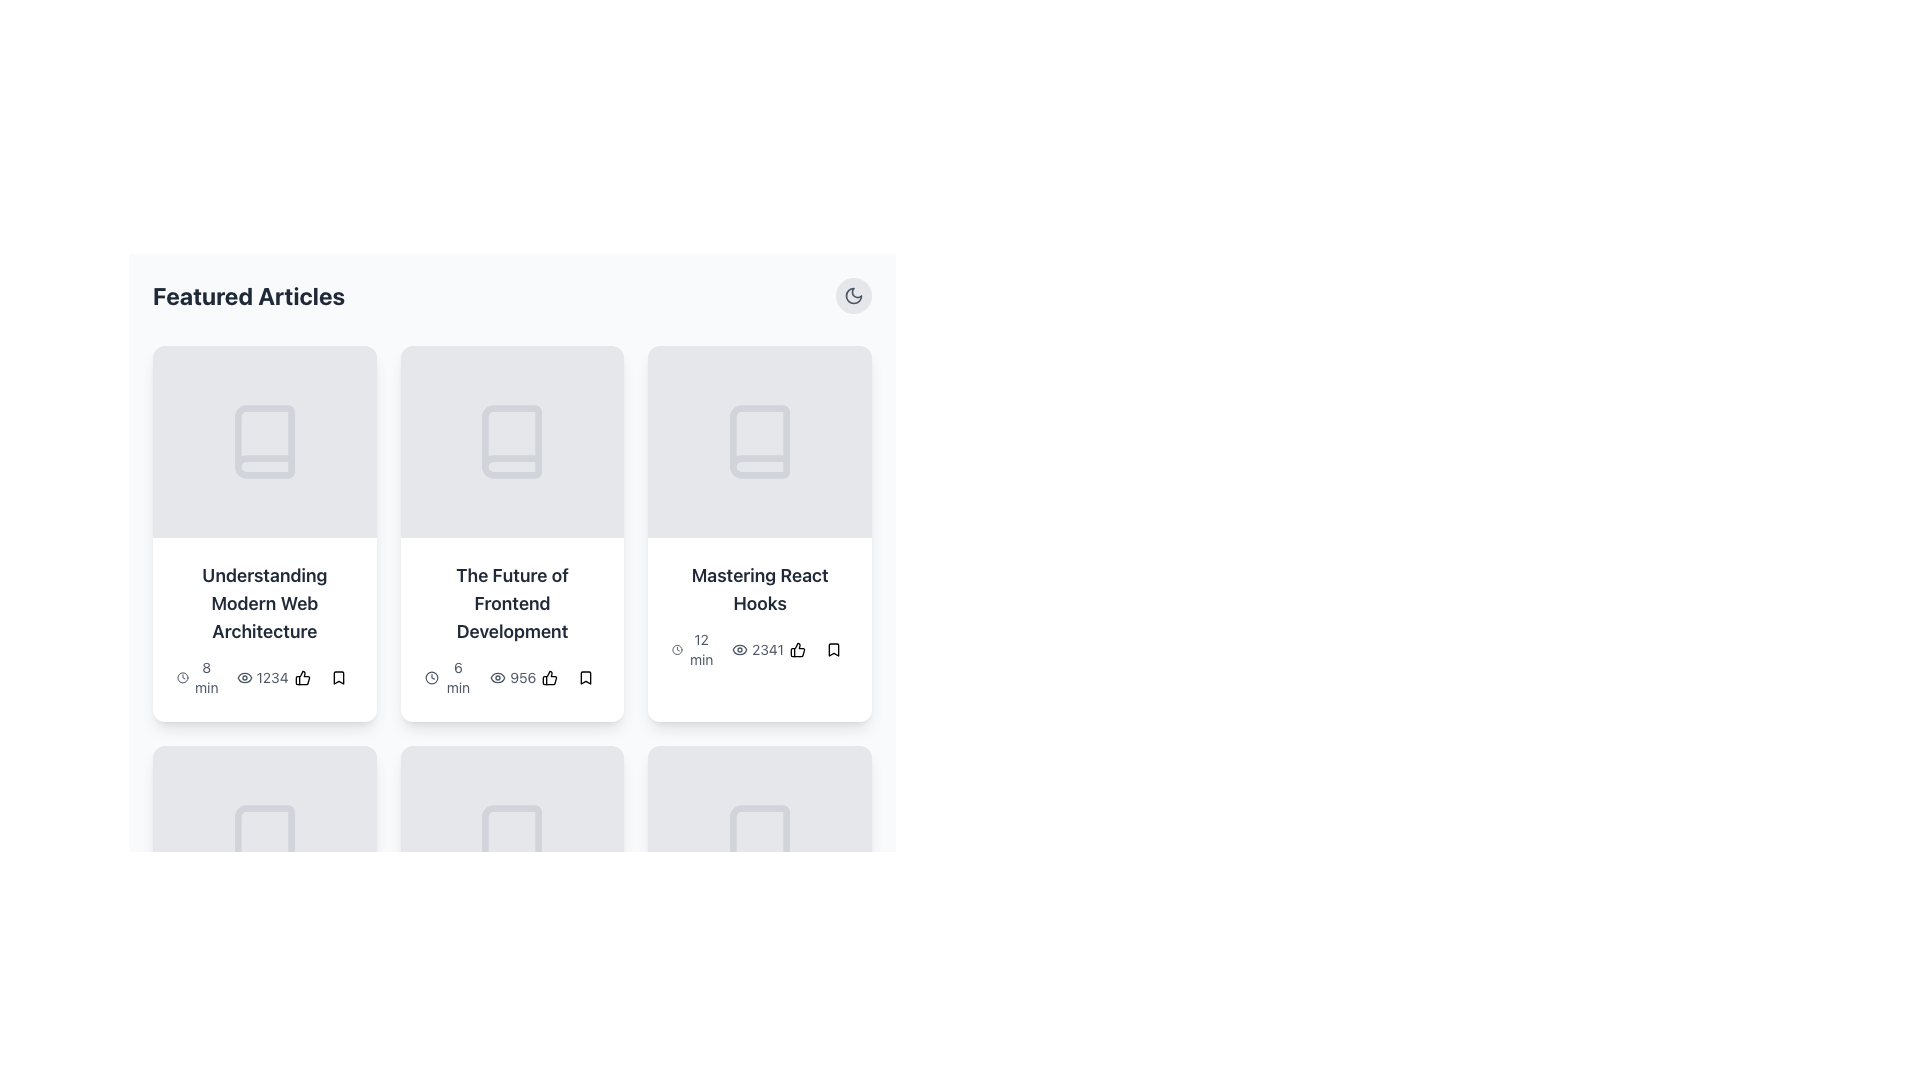 This screenshot has height=1080, width=1920. Describe the element at coordinates (677, 650) in the screenshot. I see `the clock icon indicating a duration of 12 minutes, which is positioned to the left of the text '12 min' in the article's metadata under the title 'Mastering React Hooks'` at that location.